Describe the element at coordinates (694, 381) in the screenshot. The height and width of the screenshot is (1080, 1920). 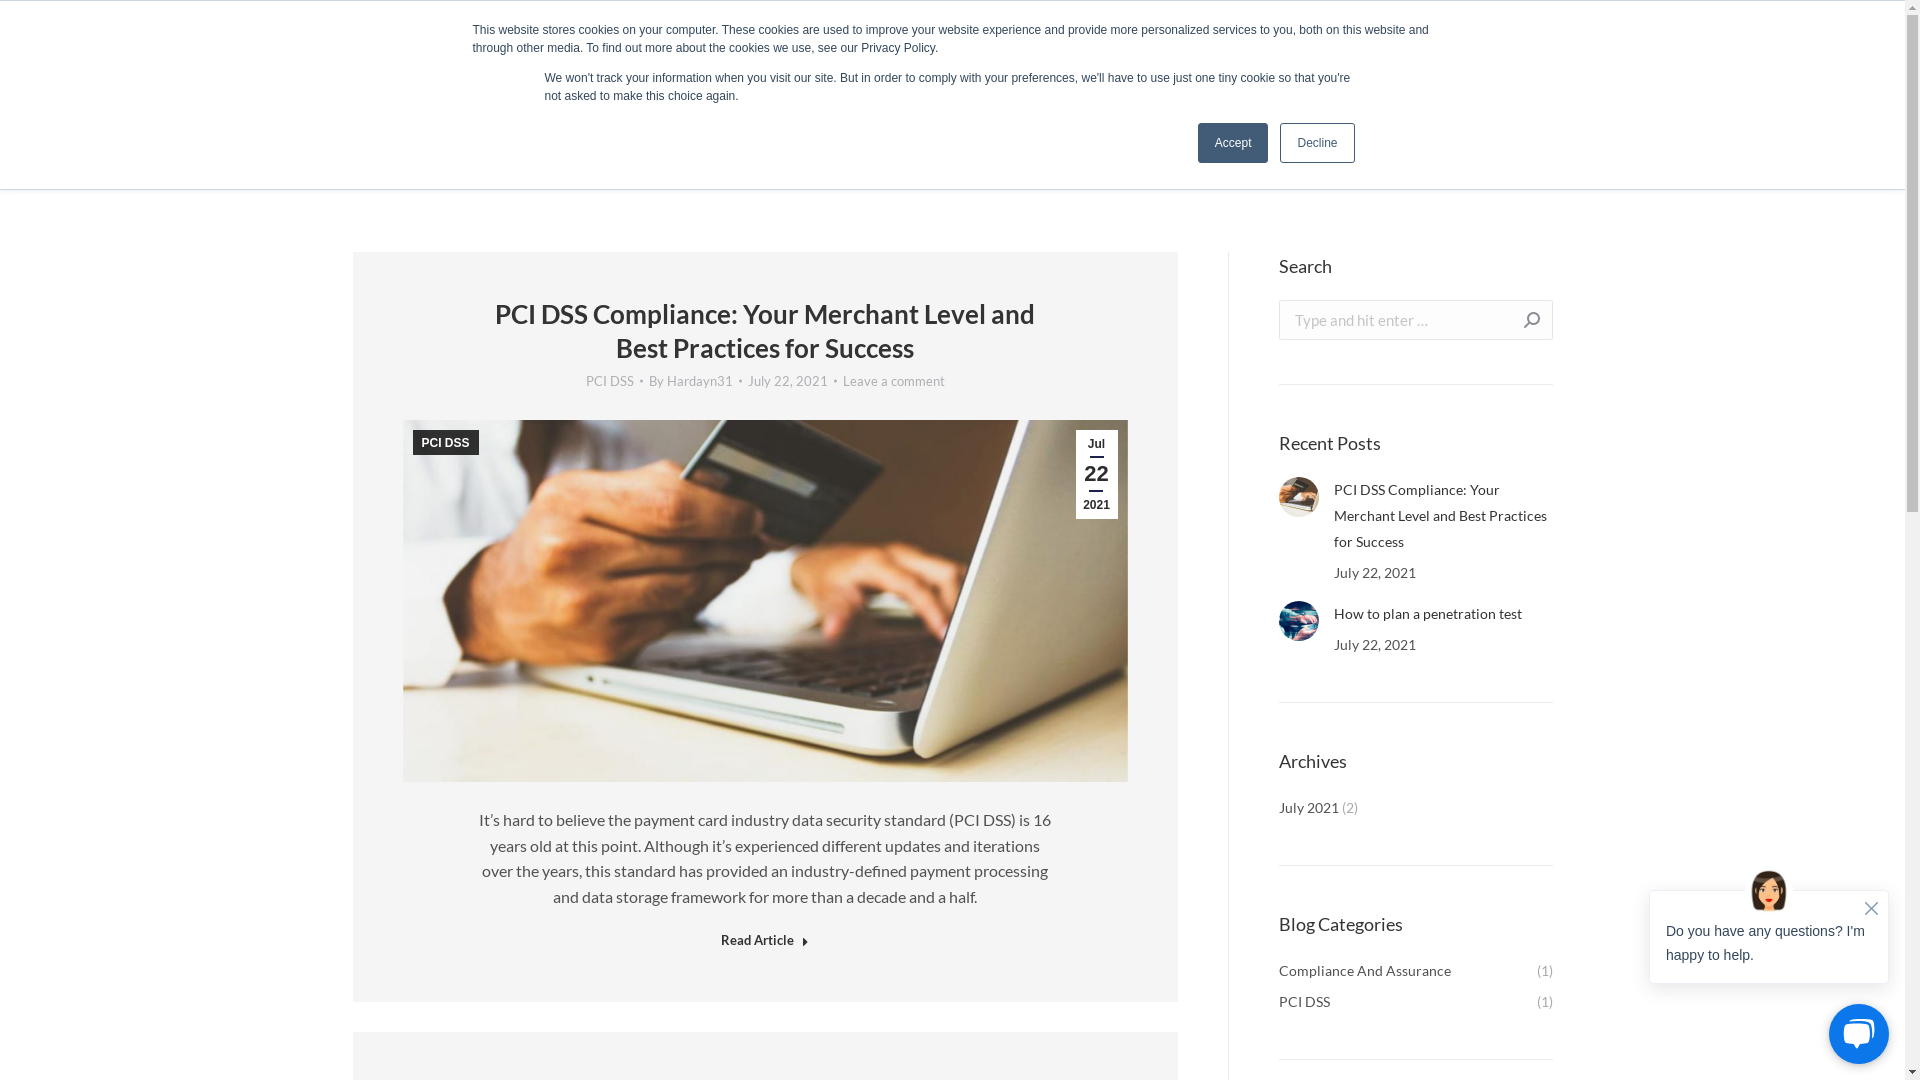
I see `'By Hardayn31'` at that location.